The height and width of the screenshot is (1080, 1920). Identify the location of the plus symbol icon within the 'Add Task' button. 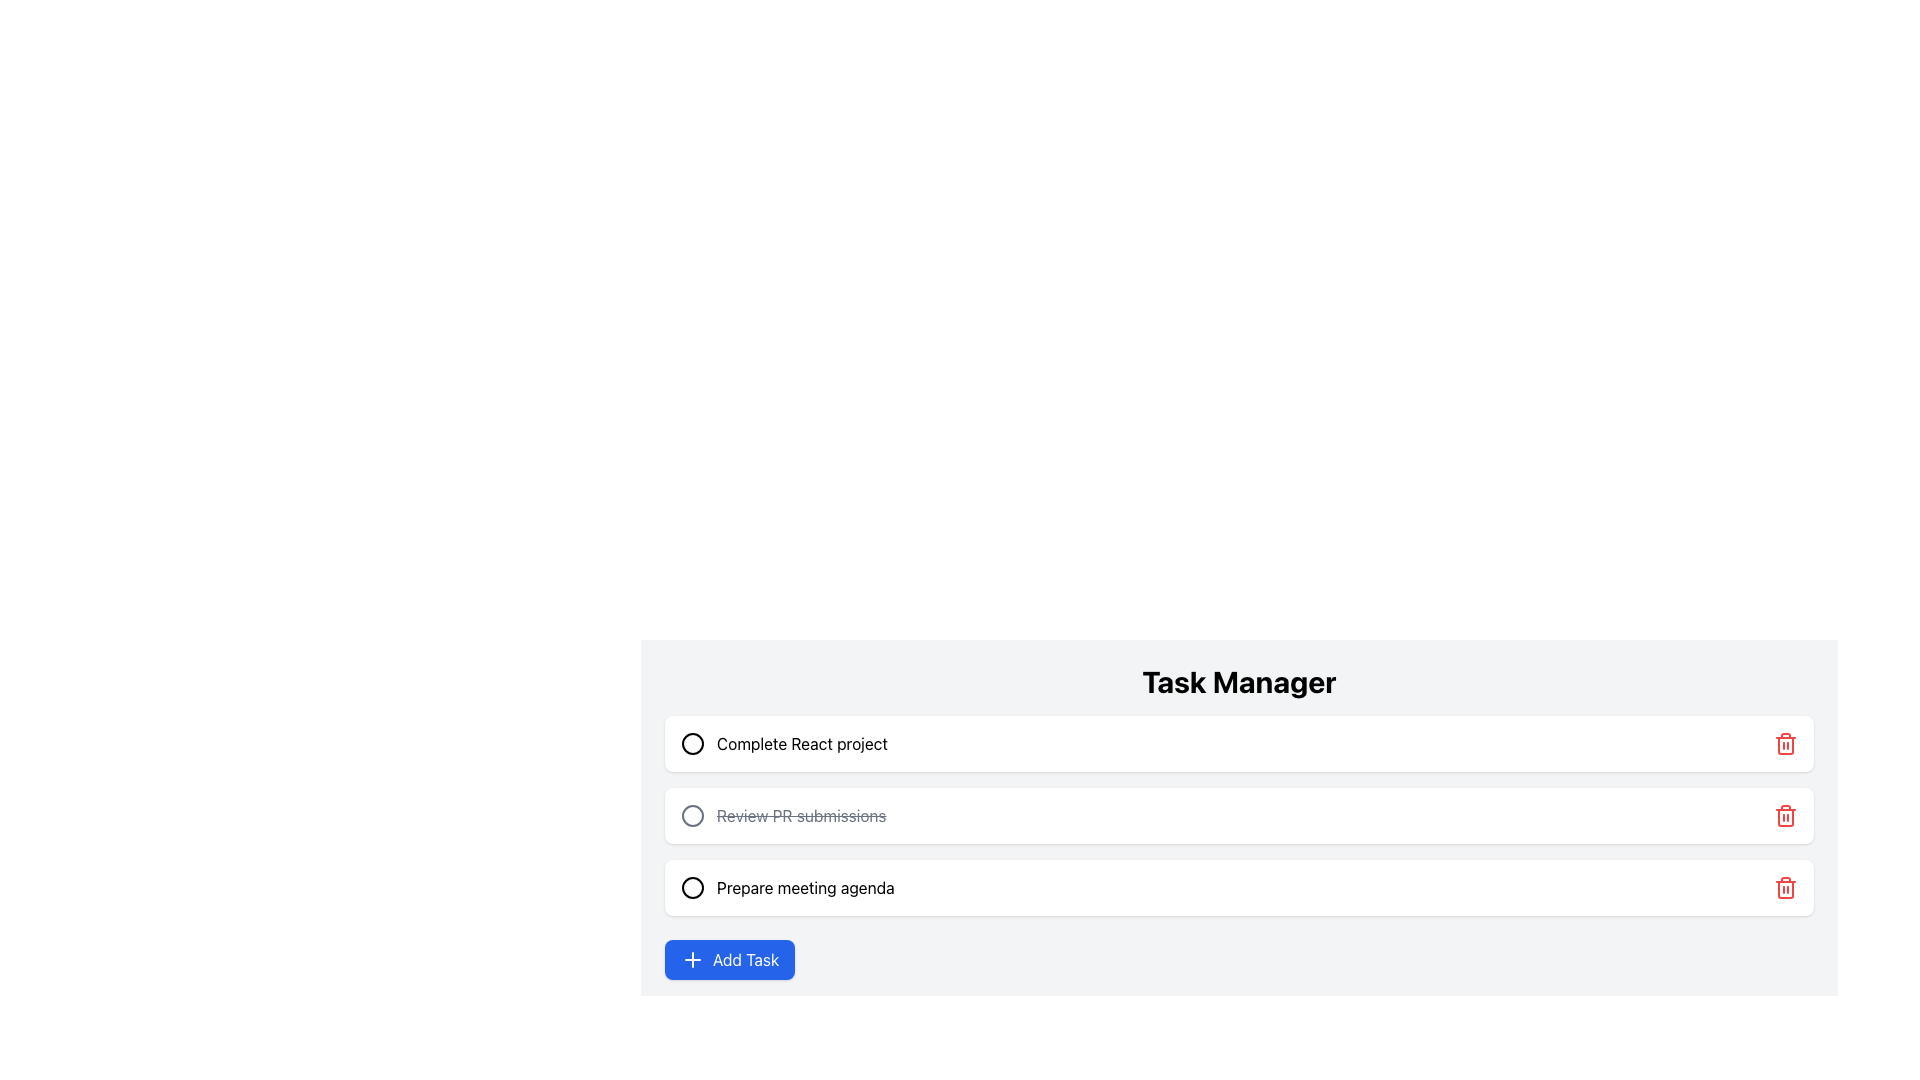
(692, 959).